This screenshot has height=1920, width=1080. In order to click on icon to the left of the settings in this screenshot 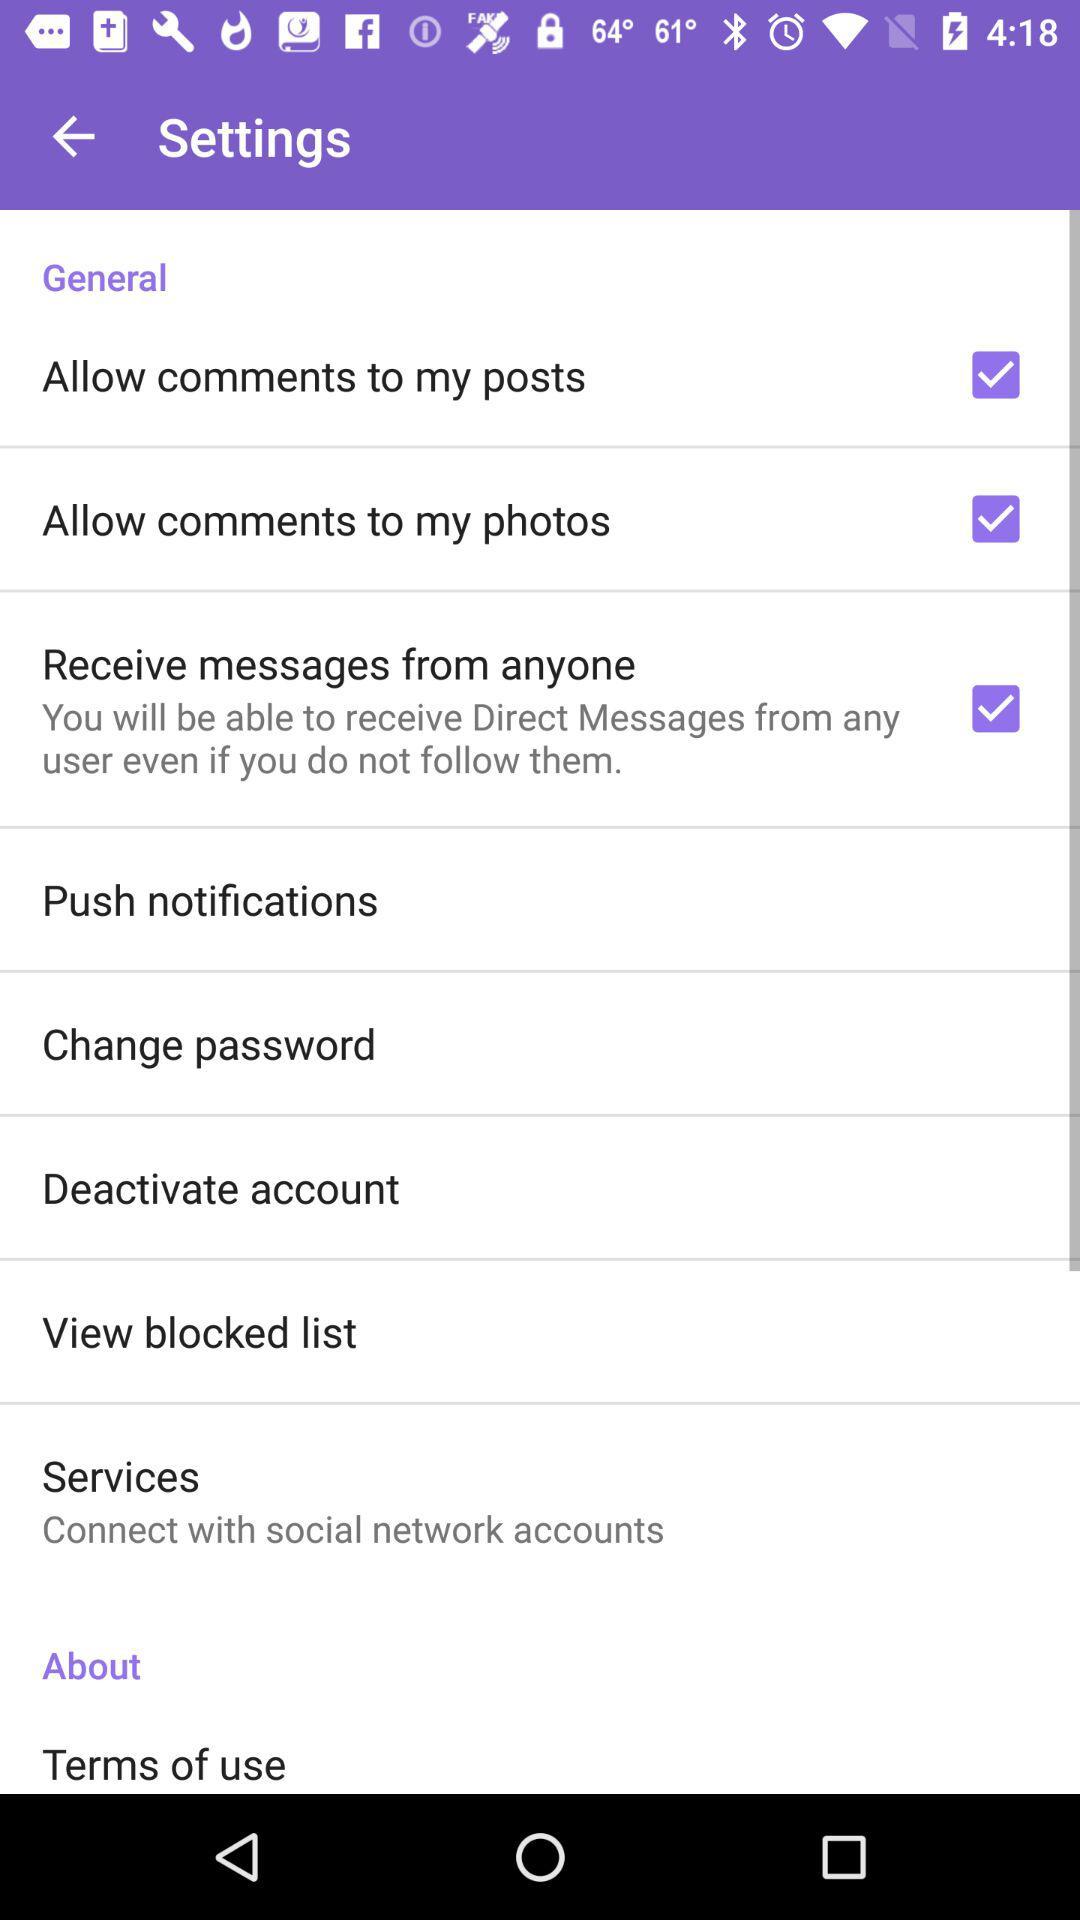, I will do `click(72, 135)`.